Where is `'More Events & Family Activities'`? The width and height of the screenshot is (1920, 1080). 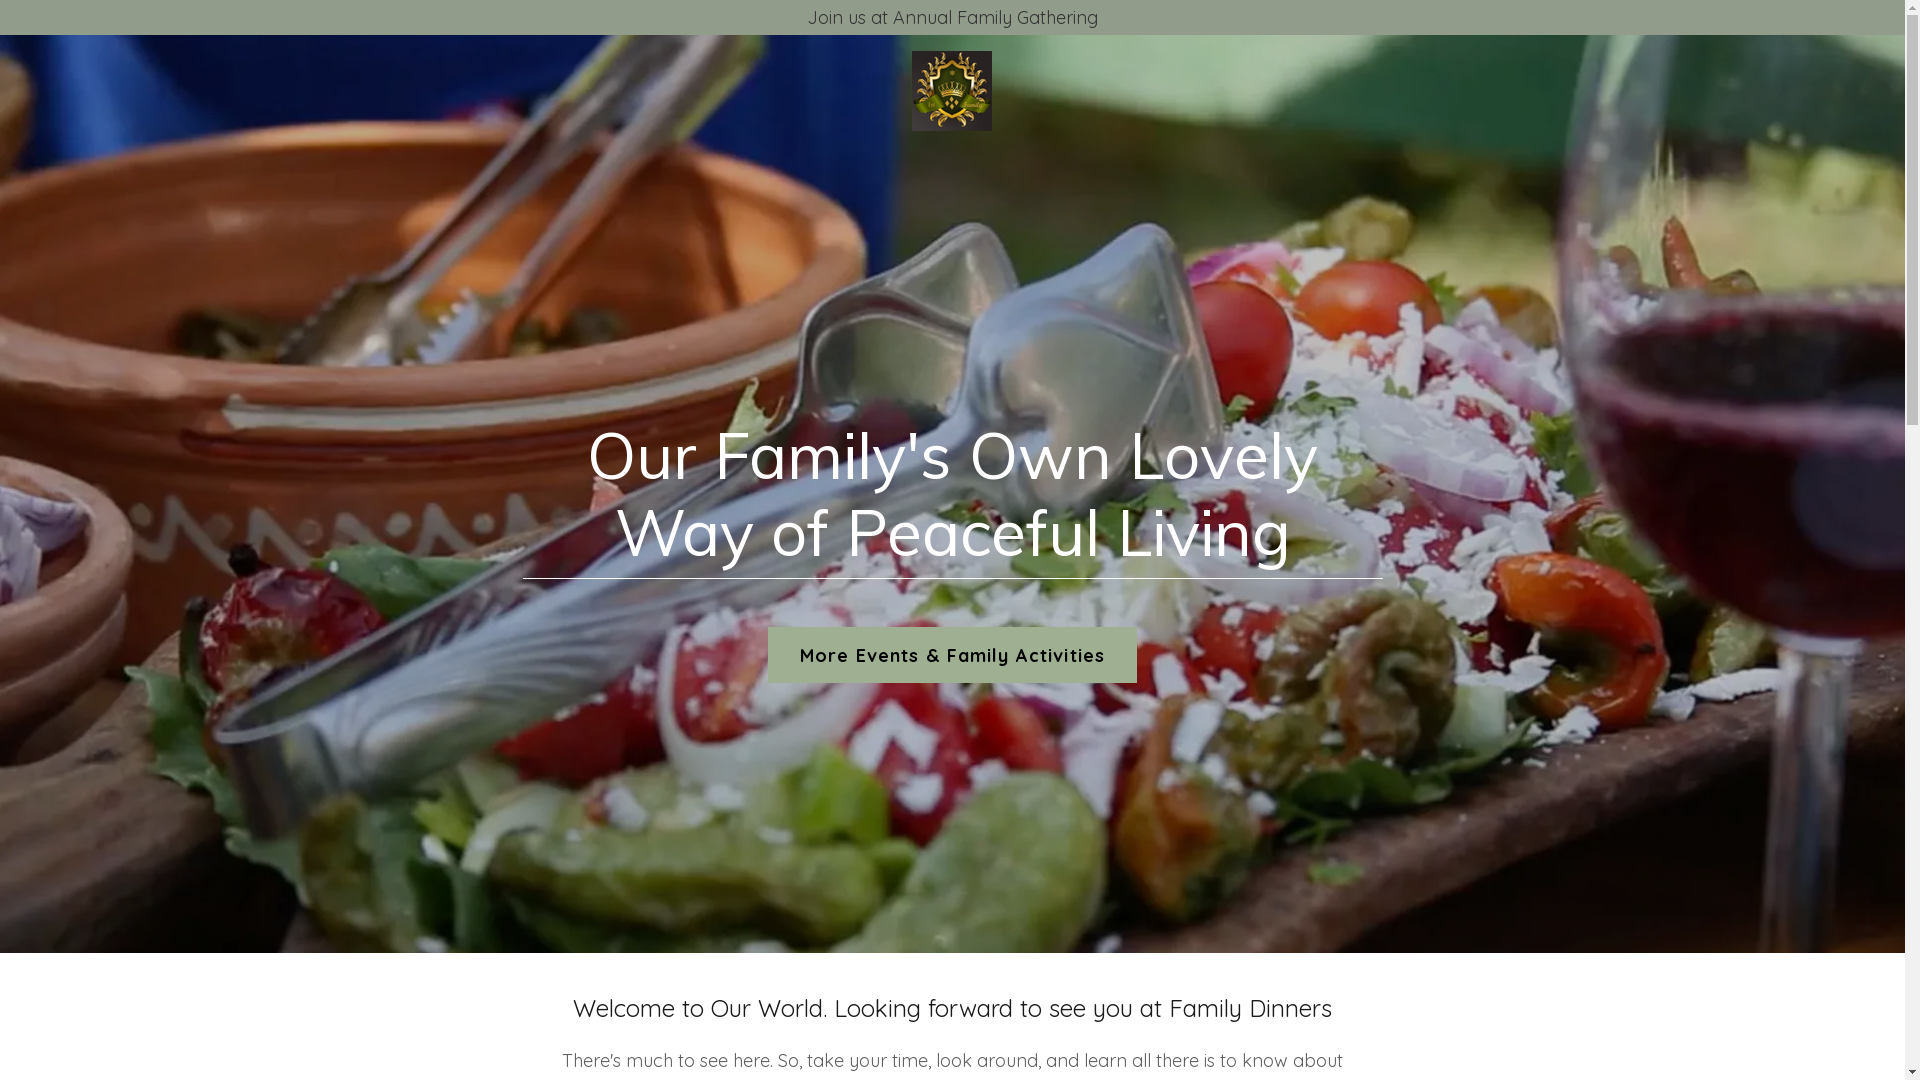 'More Events & Family Activities' is located at coordinates (951, 655).